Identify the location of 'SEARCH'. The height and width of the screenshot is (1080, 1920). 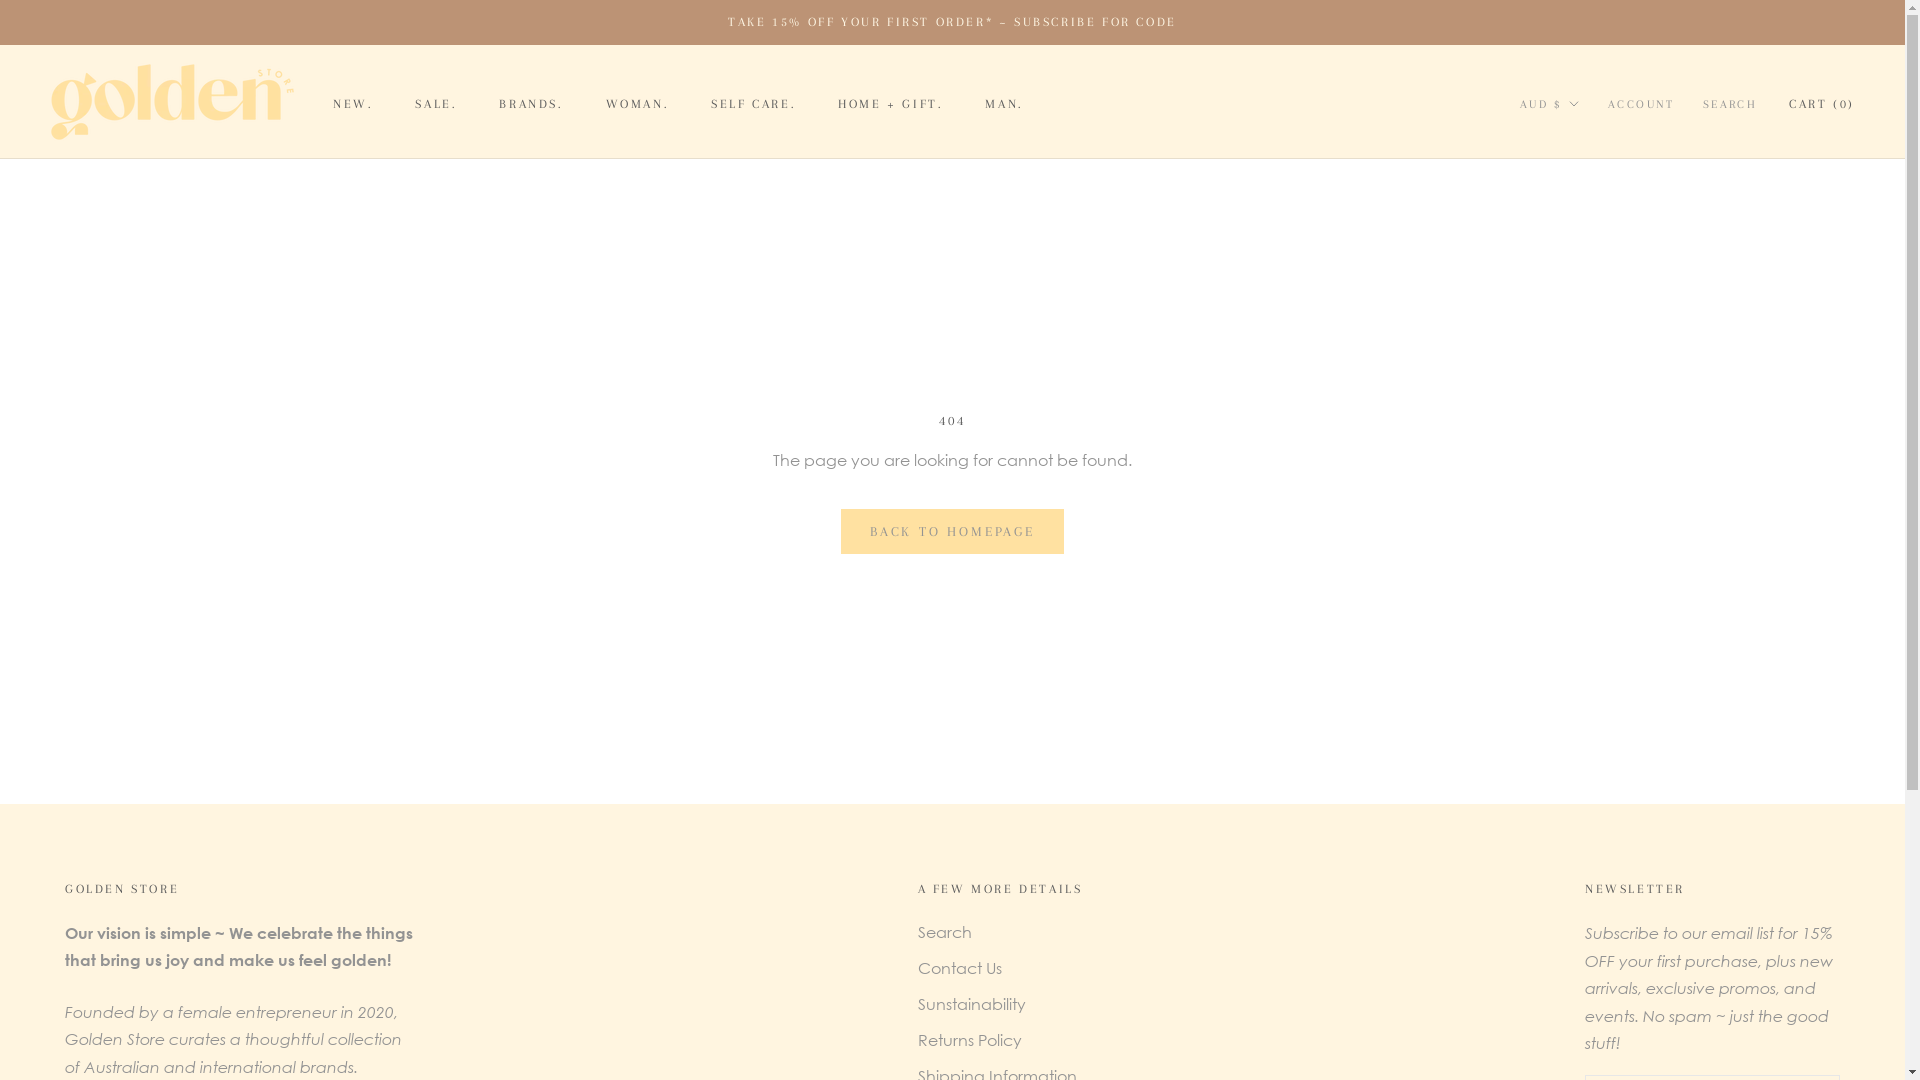
(1728, 104).